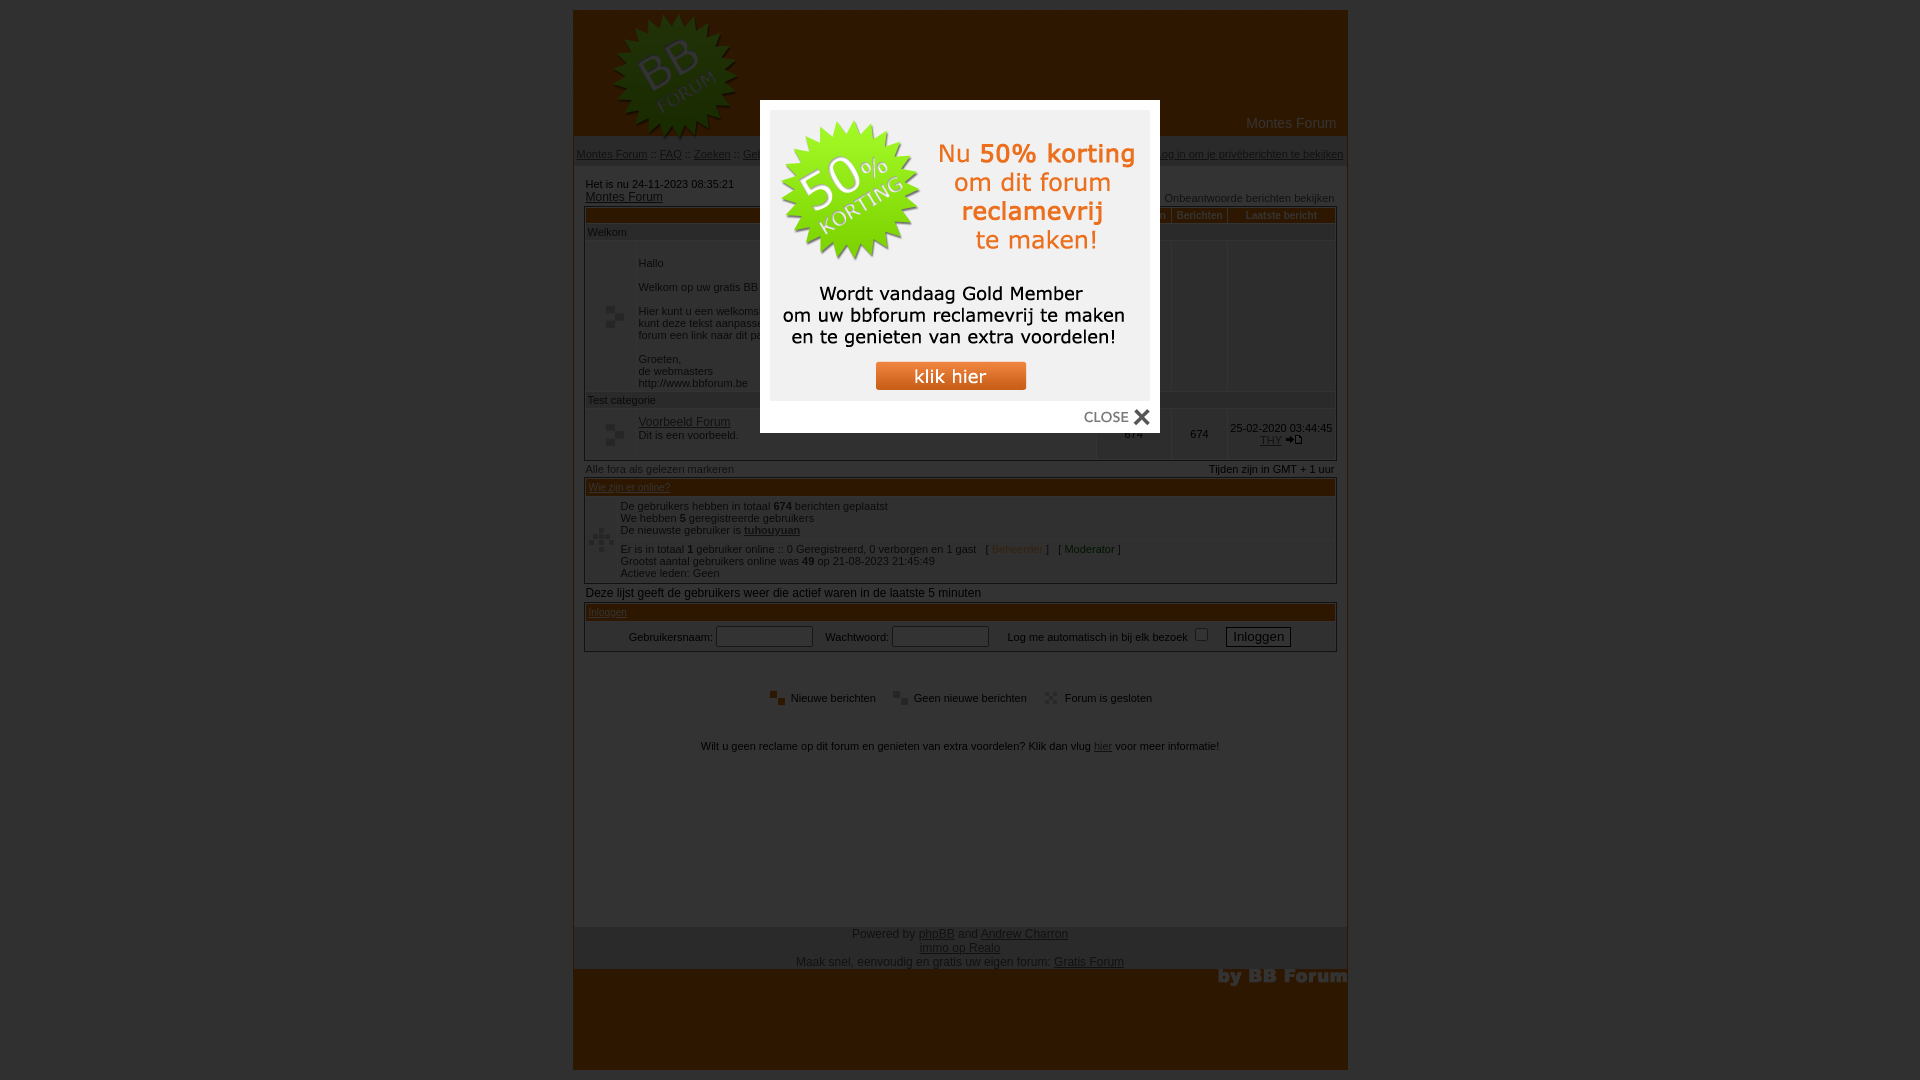  What do you see at coordinates (660, 469) in the screenshot?
I see `'Alle fora als gelezen markeren'` at bounding box center [660, 469].